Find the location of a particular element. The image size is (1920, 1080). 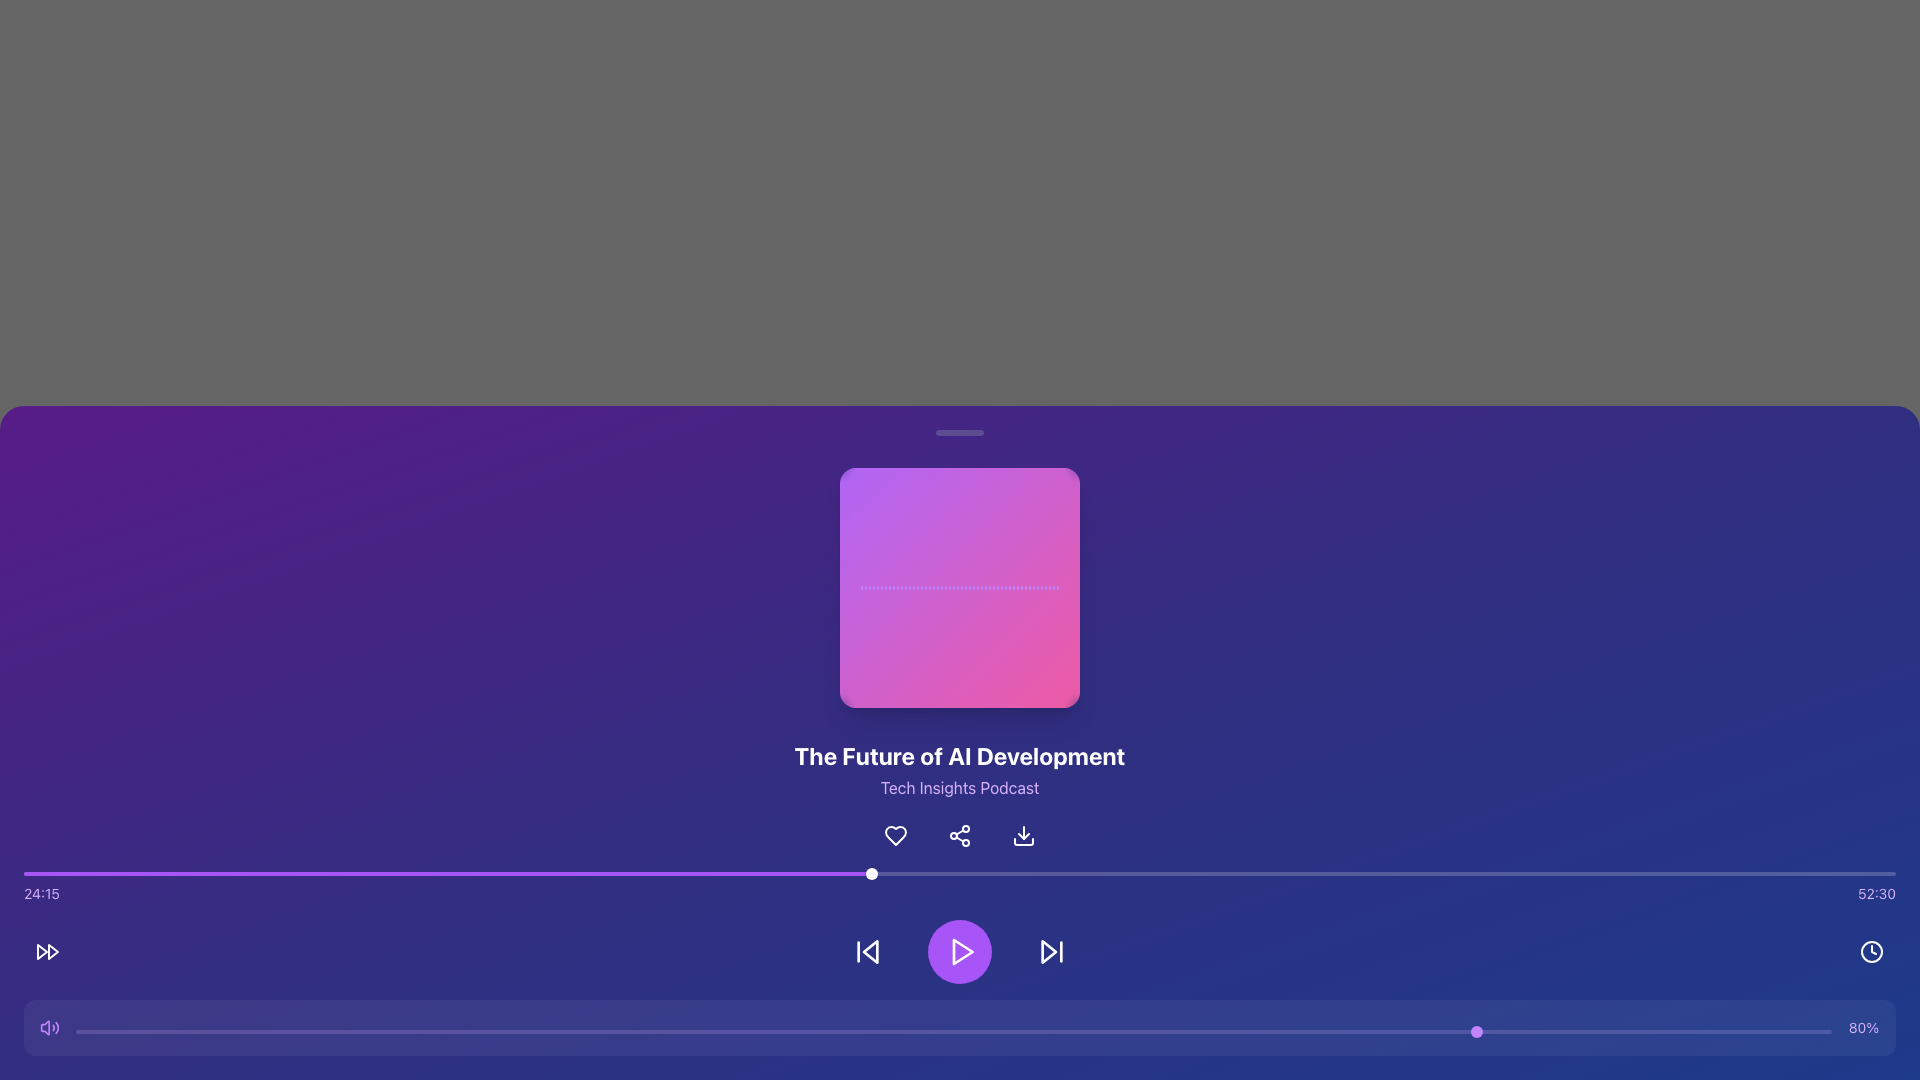

progress is located at coordinates (275, 873).